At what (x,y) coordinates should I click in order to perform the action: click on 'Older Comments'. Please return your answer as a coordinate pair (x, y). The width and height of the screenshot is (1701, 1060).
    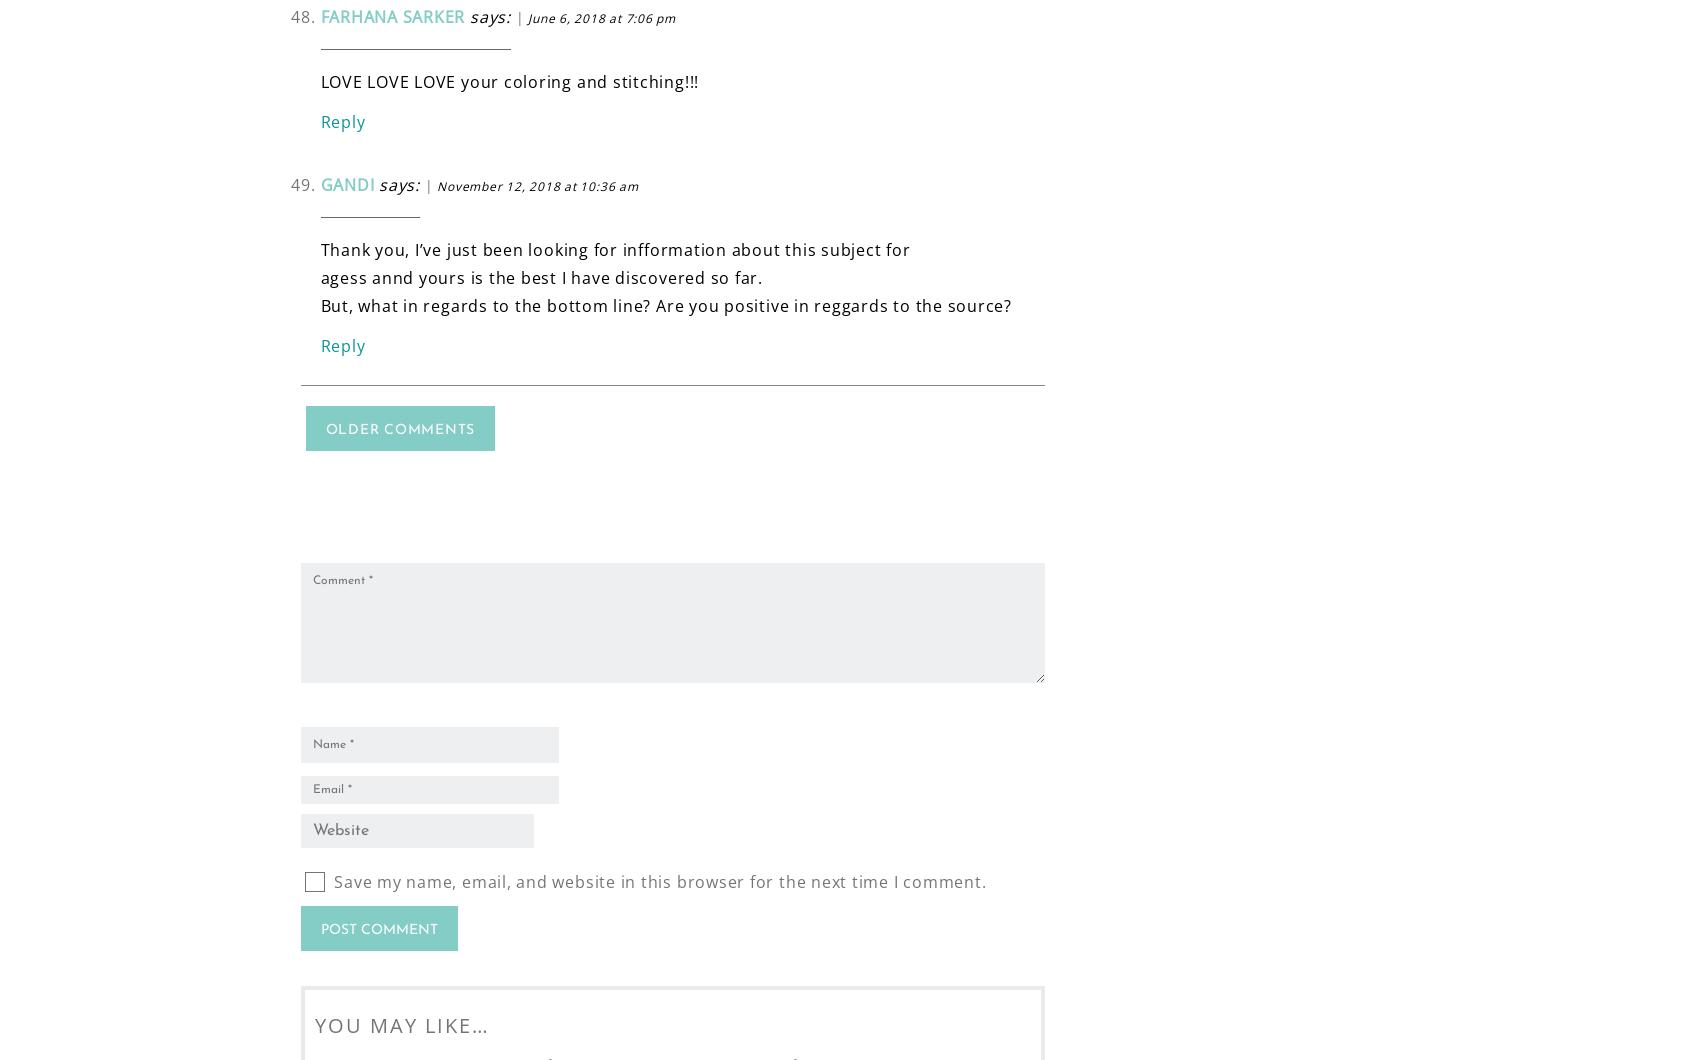
    Looking at the image, I should click on (399, 428).